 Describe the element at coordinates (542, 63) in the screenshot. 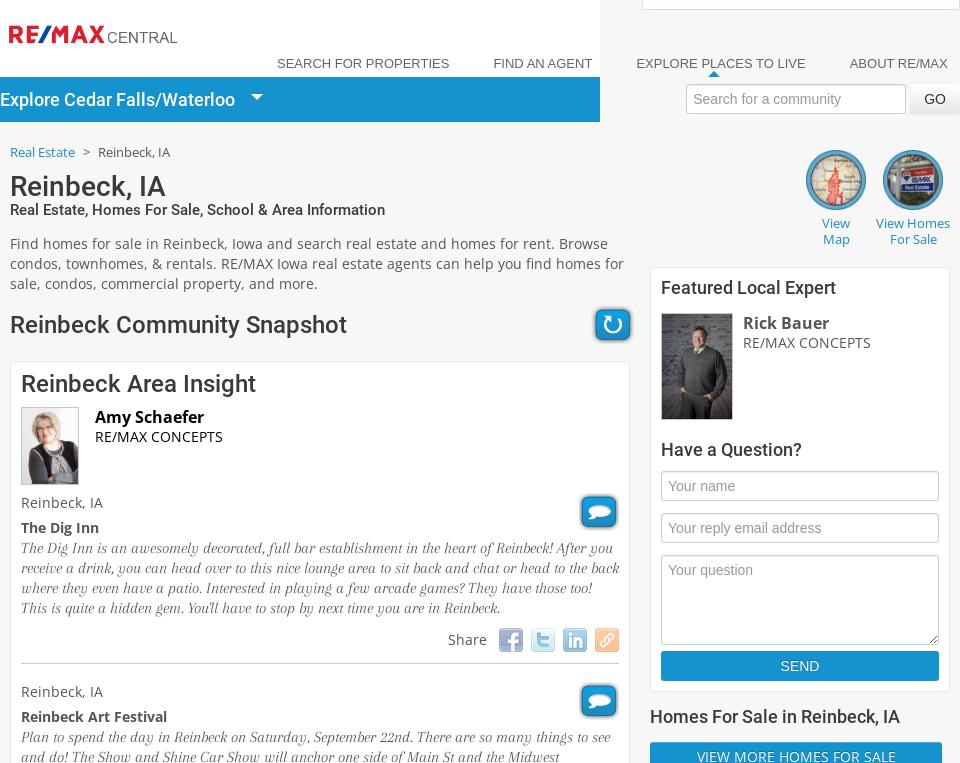

I see `'Find an Agent'` at that location.